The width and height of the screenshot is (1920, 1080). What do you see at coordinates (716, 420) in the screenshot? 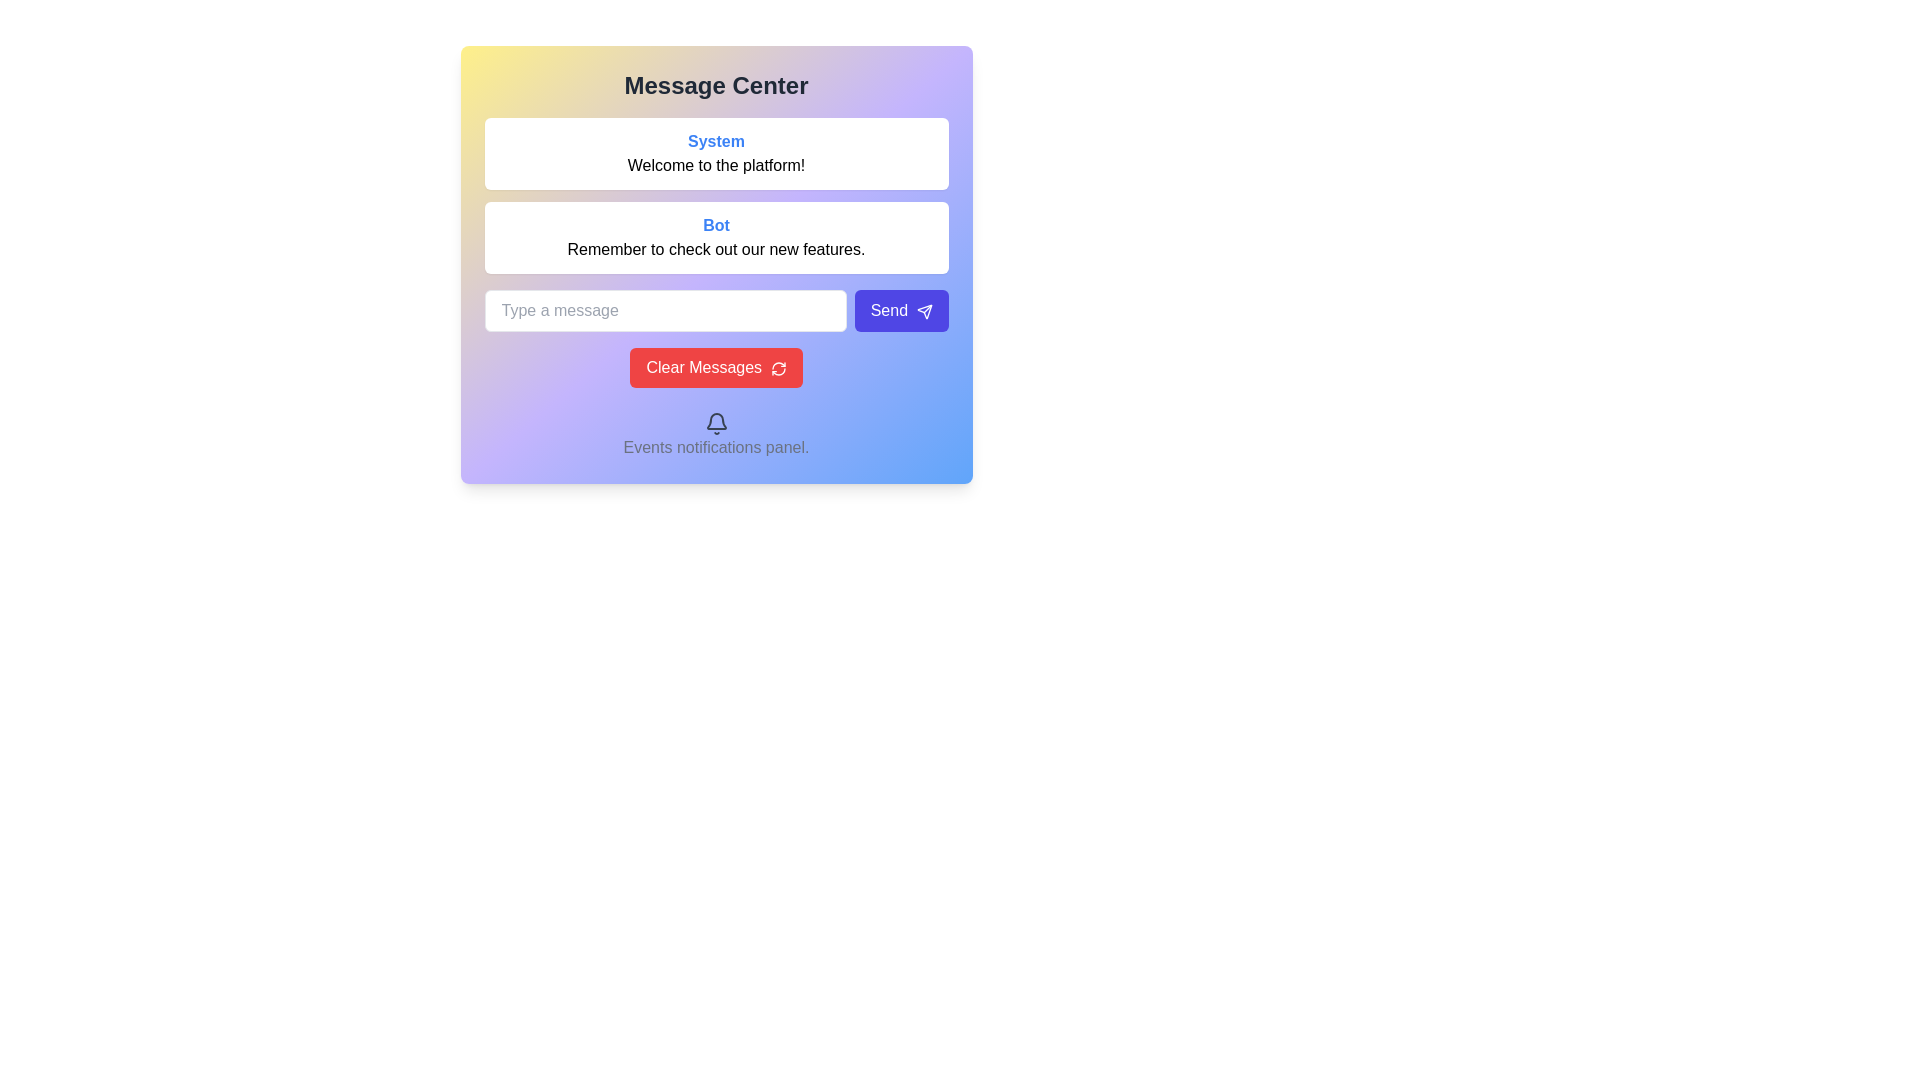
I see `the bell-shaped graphical decoration located at the bottom region of the interface, which is part of an icon group and represents the main bulk of the bell icon` at bounding box center [716, 420].